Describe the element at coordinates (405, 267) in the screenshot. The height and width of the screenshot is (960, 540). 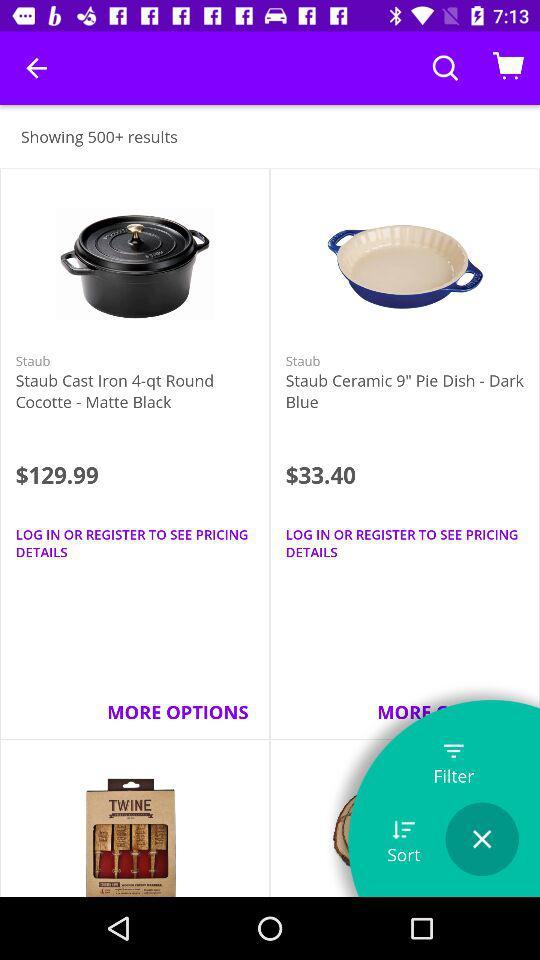
I see `image on top of 3340` at that location.